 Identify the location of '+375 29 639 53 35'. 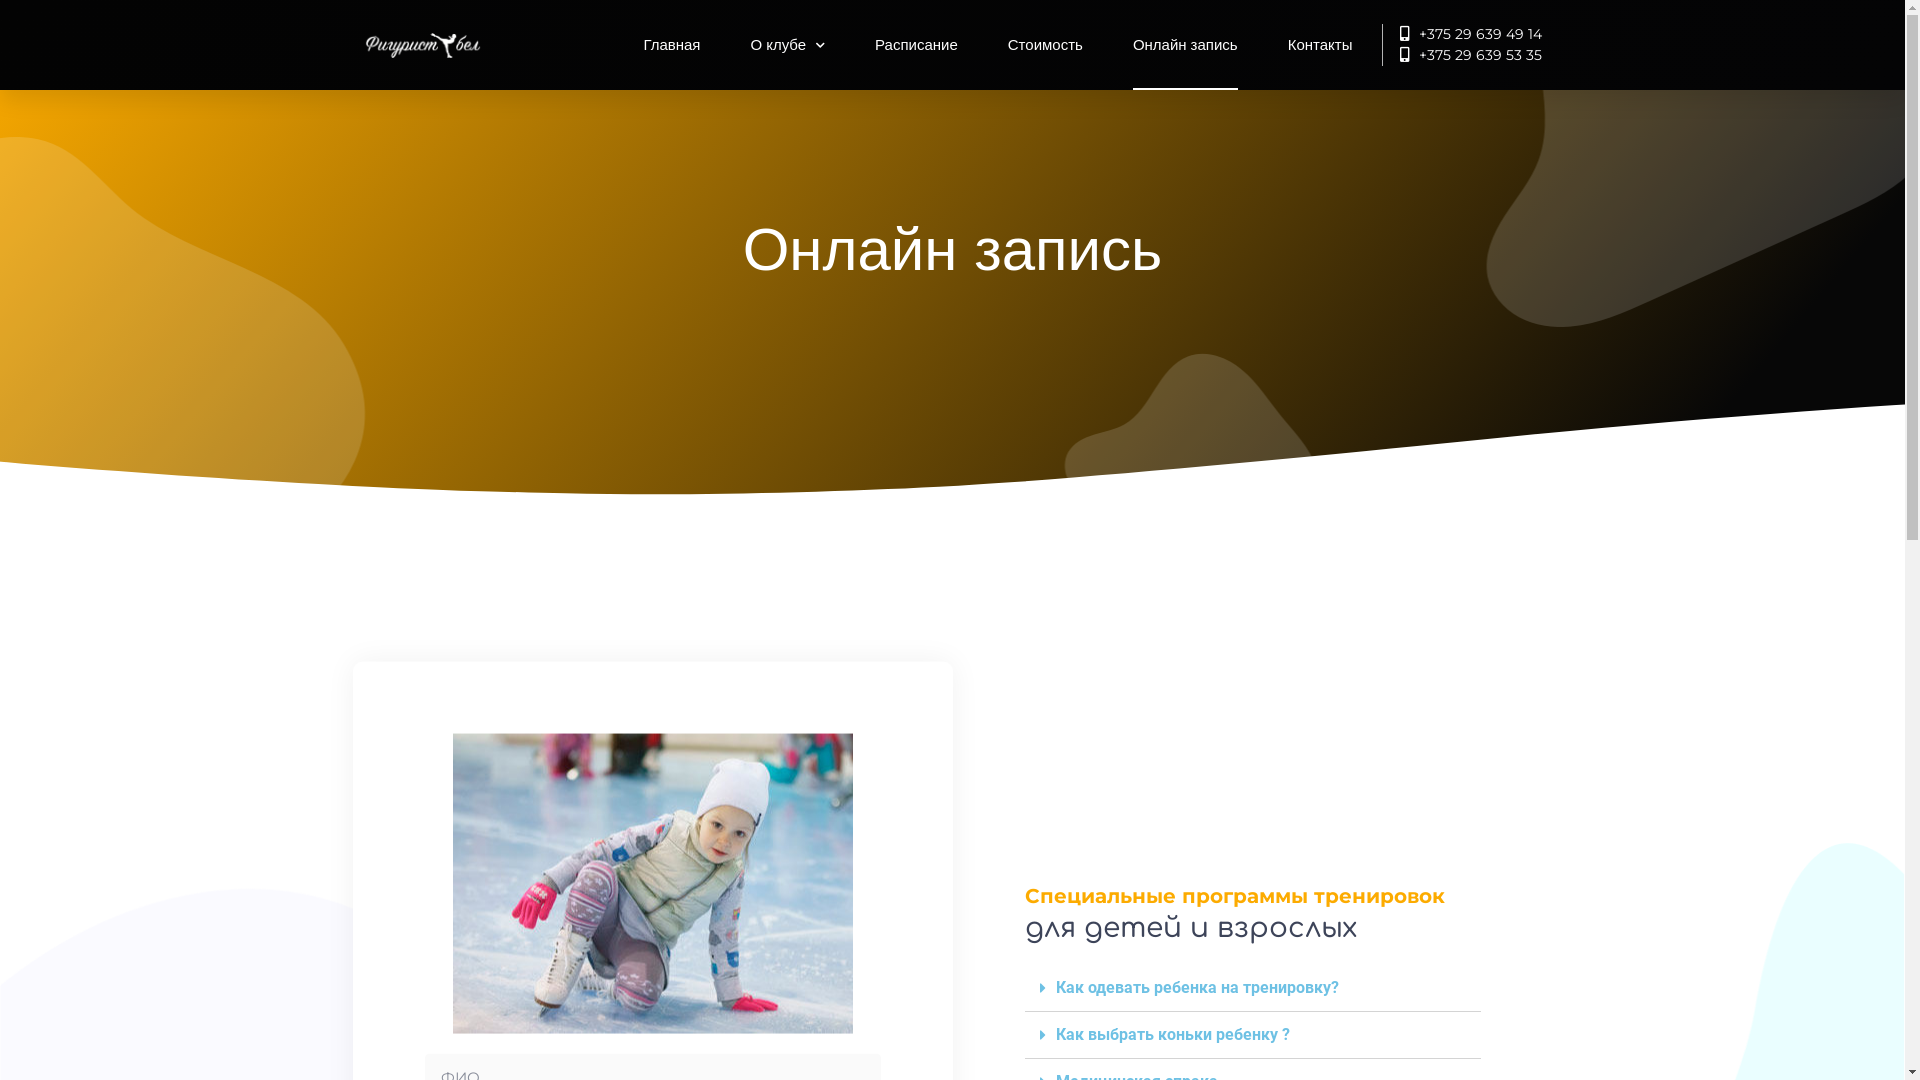
(1462, 54).